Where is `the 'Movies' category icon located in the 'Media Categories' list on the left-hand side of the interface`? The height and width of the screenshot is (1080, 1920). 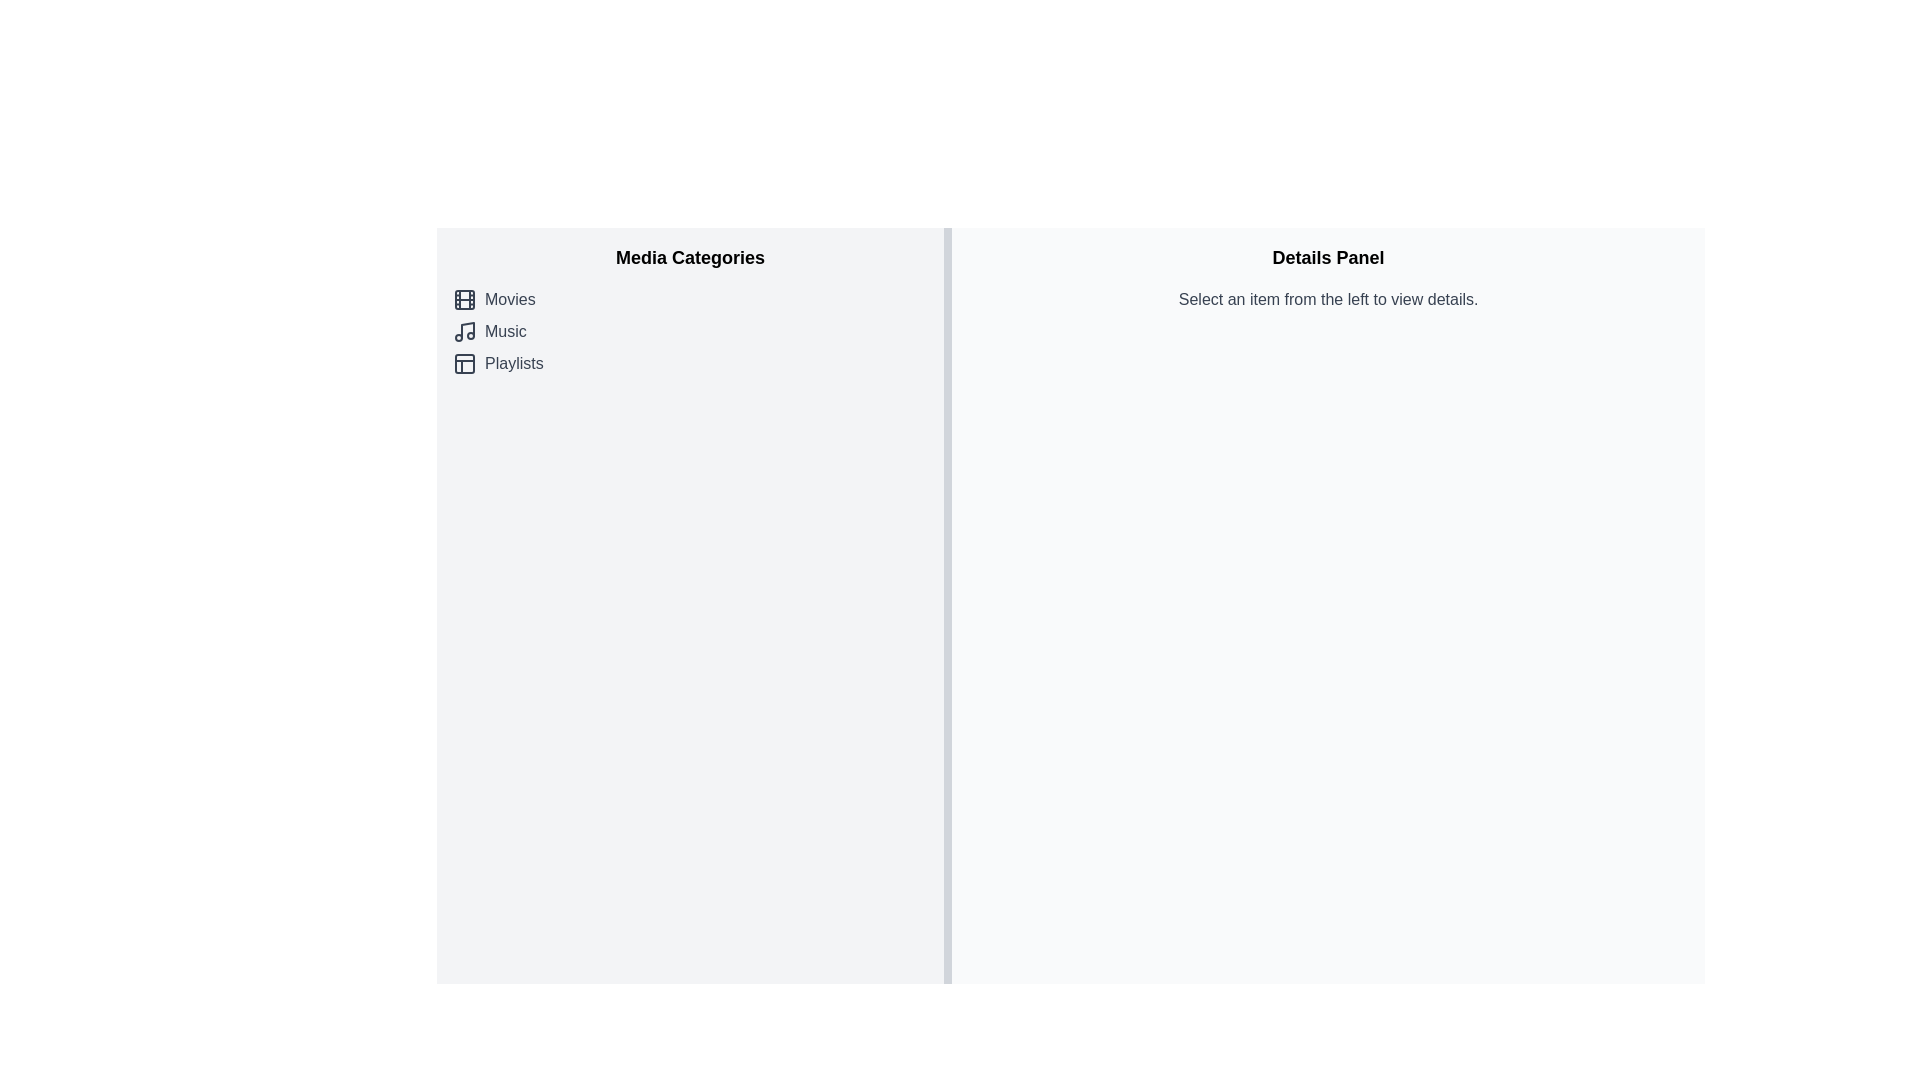
the 'Movies' category icon located in the 'Media Categories' list on the left-hand side of the interface is located at coordinates (464, 300).